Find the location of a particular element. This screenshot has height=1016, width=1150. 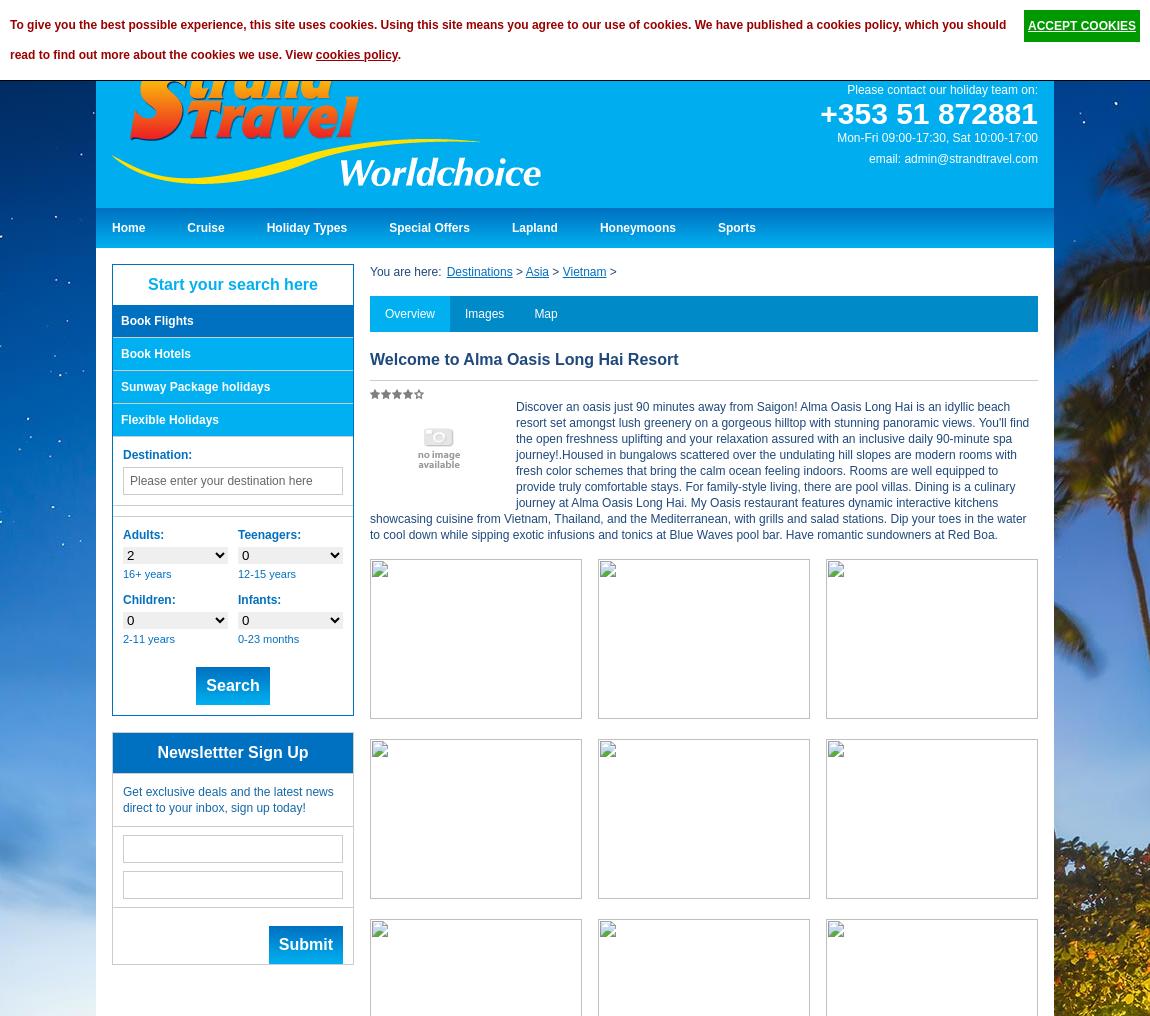

'Share:' is located at coordinates (918, 20).